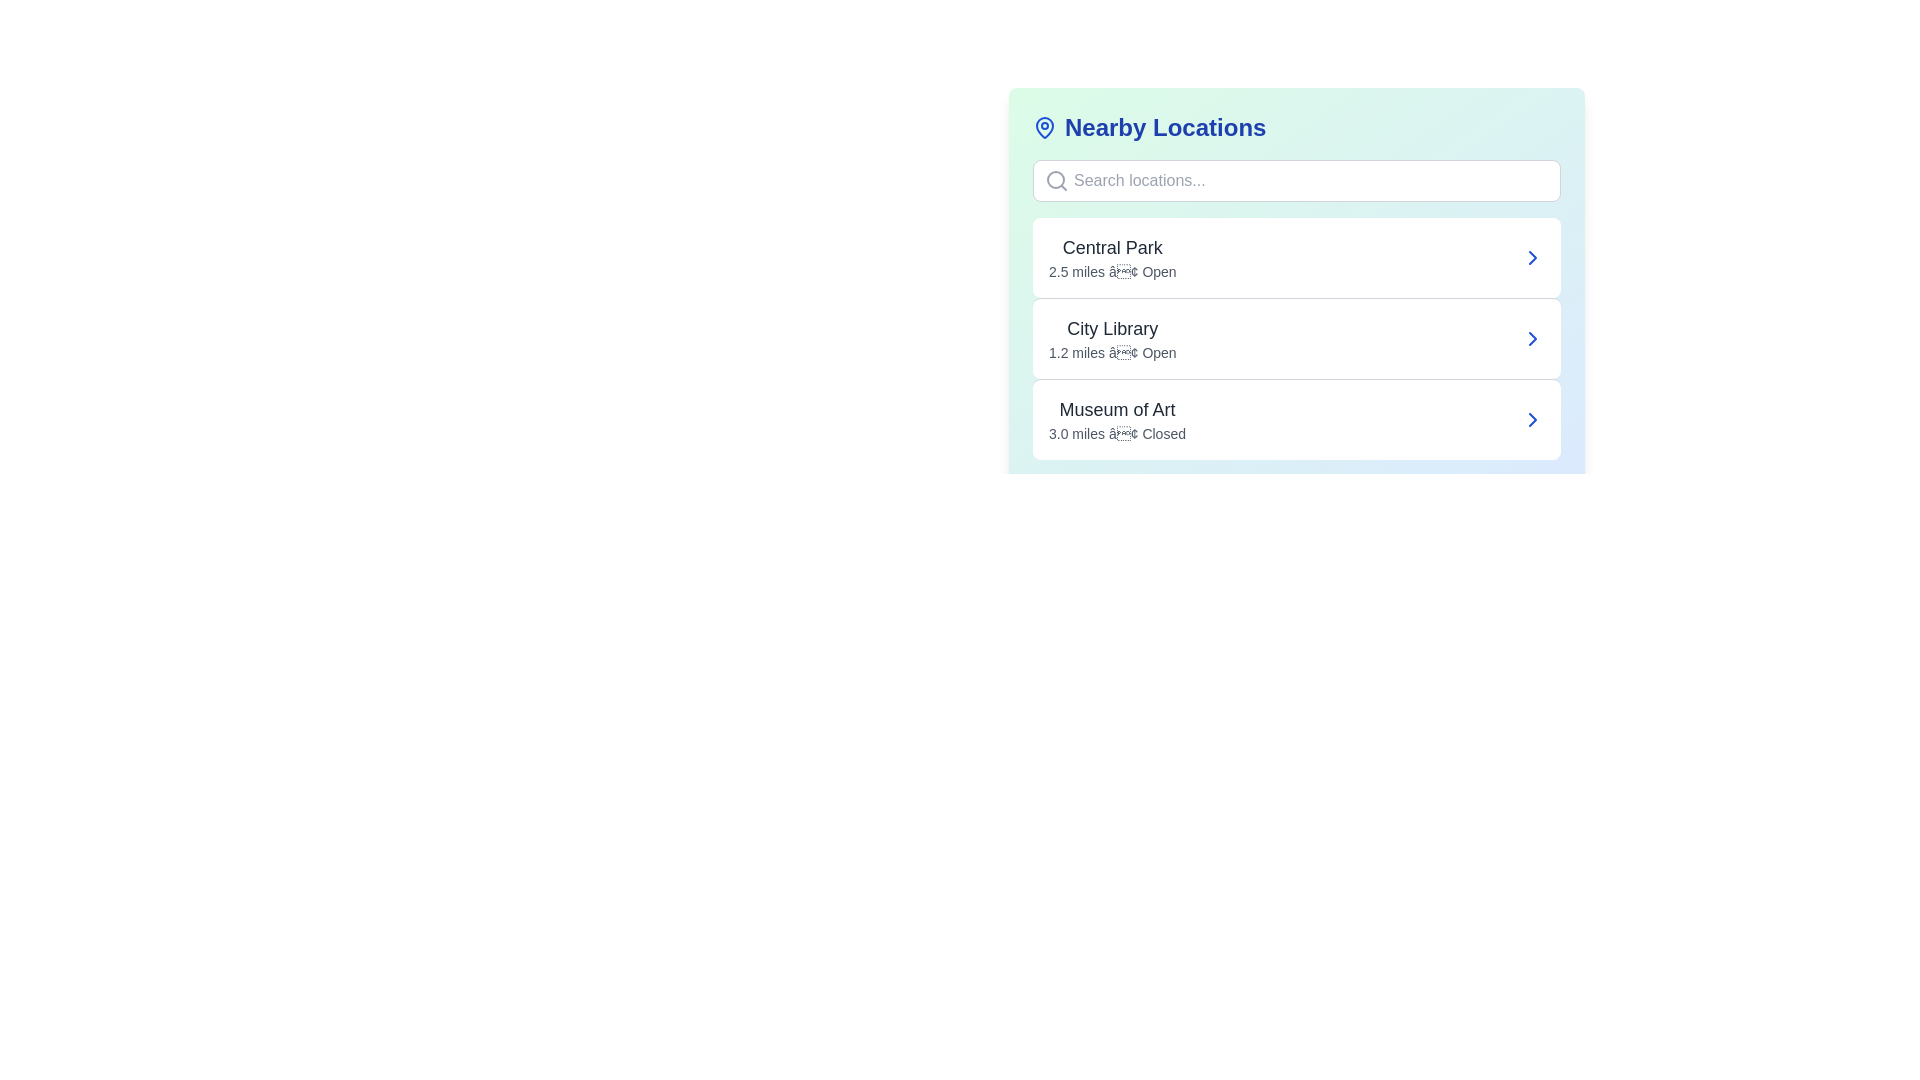 This screenshot has height=1080, width=1920. I want to click on the blue map pin icon located to the far left of the 'Nearby Locations' header, so click(1044, 127).